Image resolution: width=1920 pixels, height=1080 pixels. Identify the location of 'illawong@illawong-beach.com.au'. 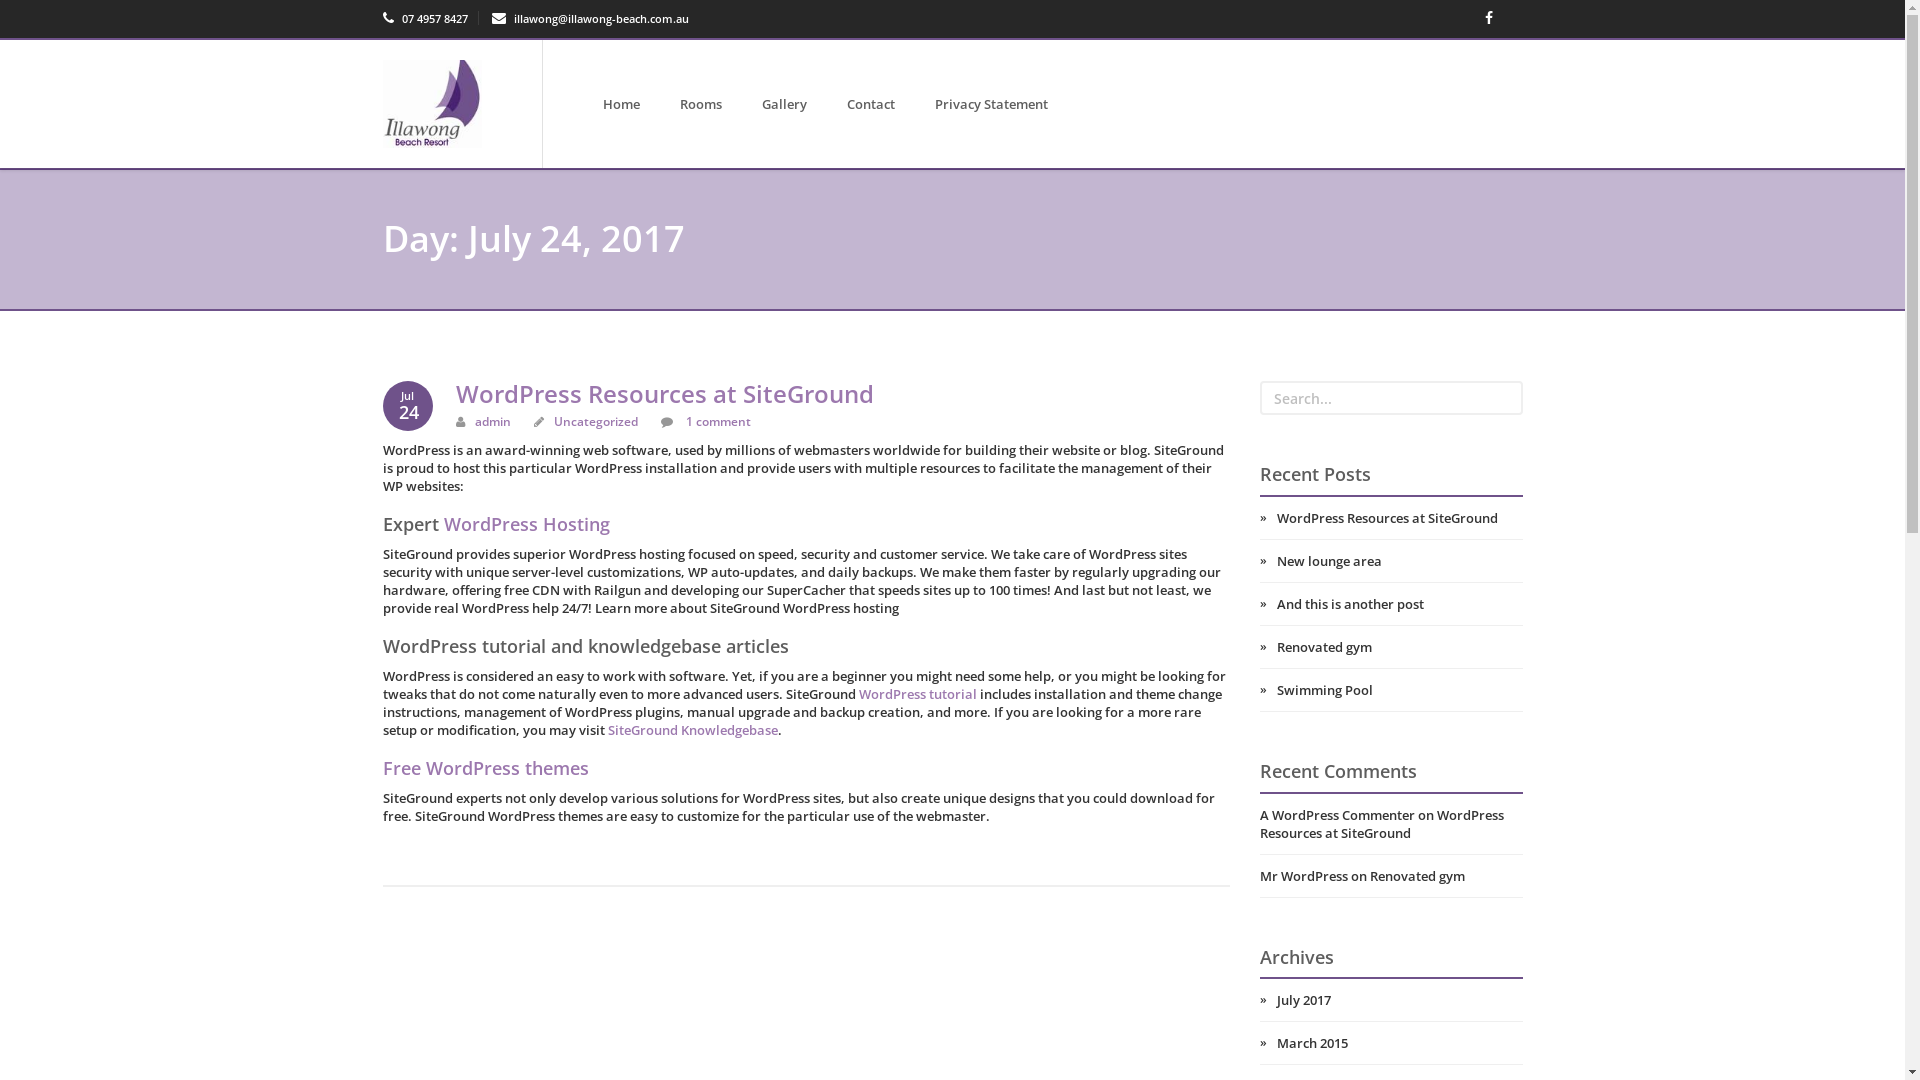
(589, 18).